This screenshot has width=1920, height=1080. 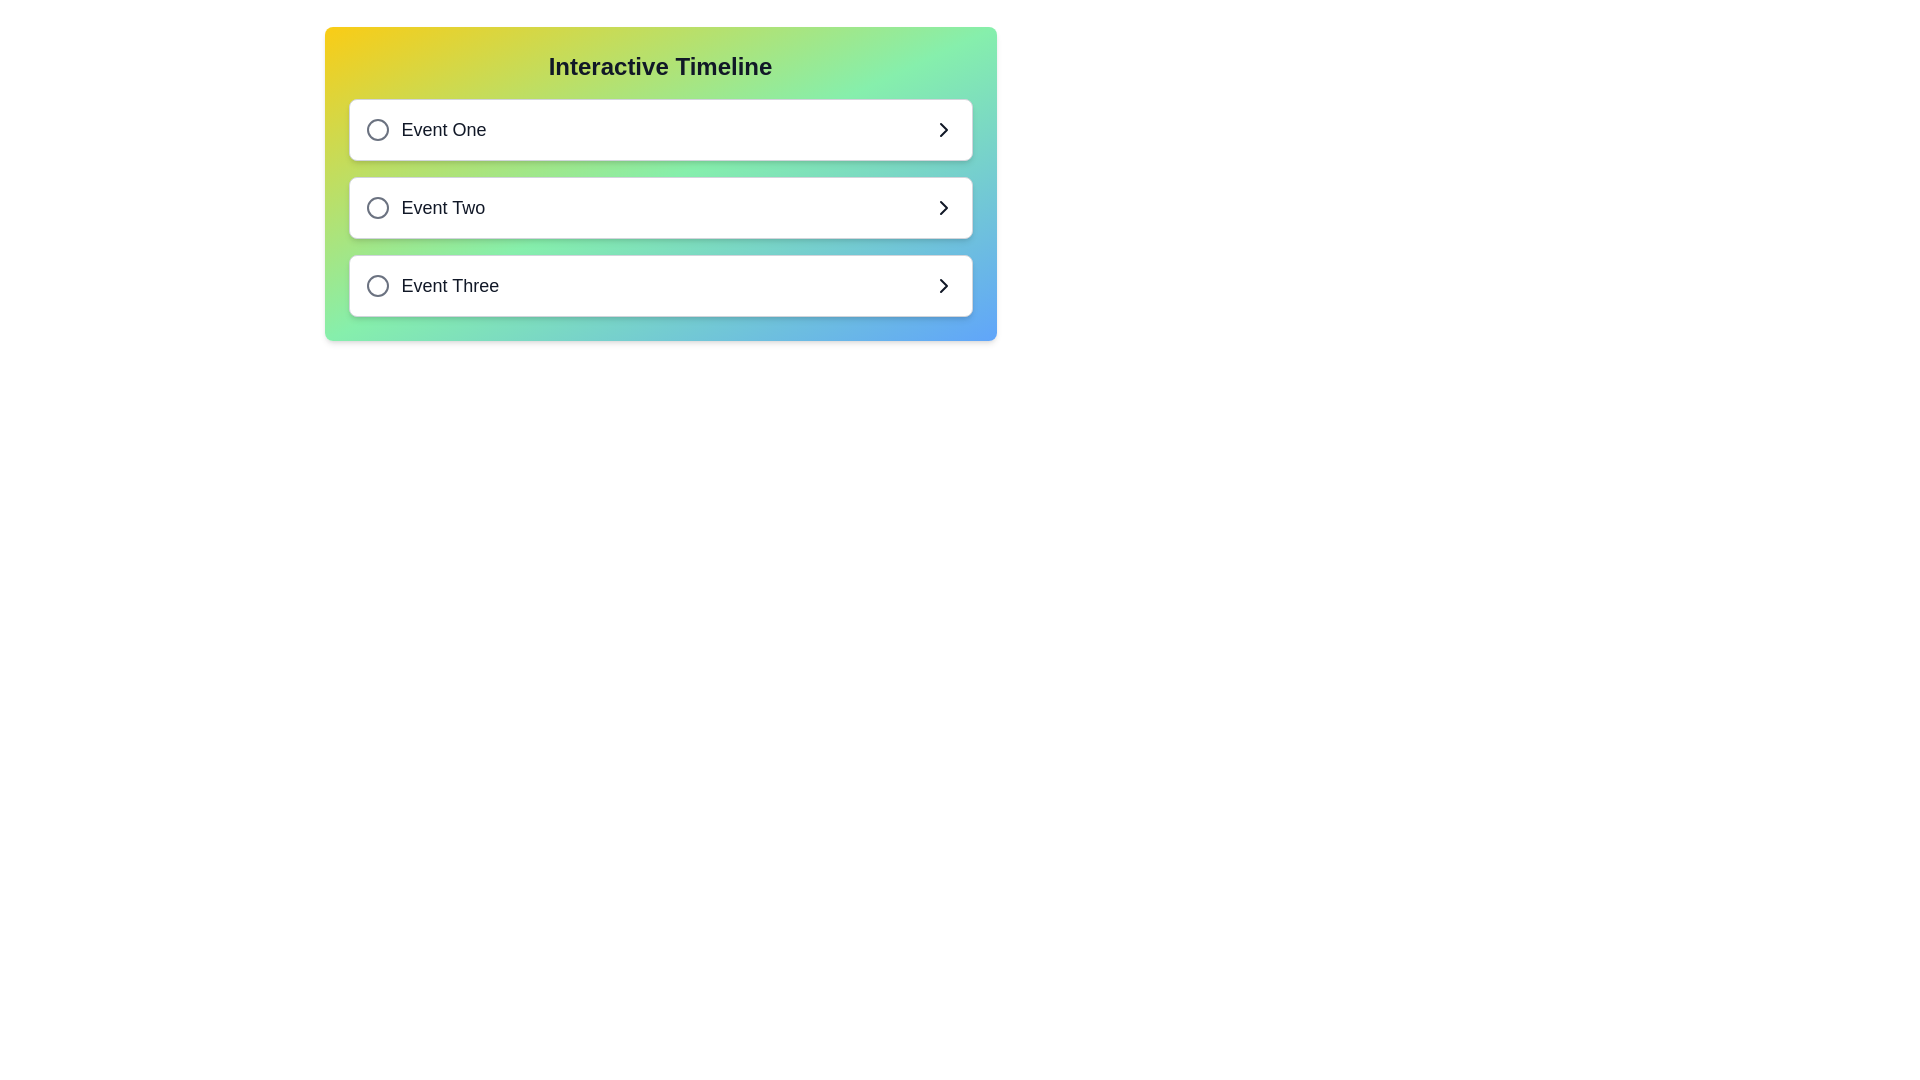 What do you see at coordinates (377, 208) in the screenshot?
I see `the SVG graphic representing a circle associated with 'Event Two', located in the central row of three vertically-stacked circles` at bounding box center [377, 208].